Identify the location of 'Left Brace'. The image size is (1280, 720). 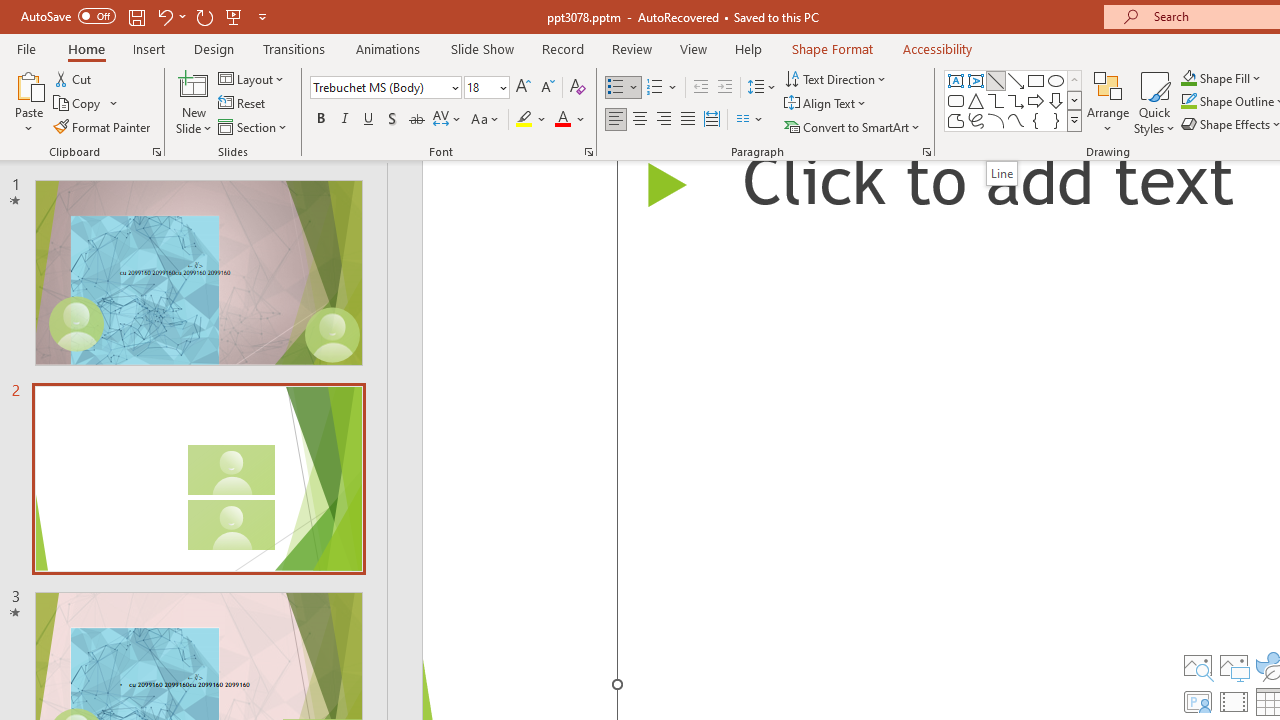
(1036, 120).